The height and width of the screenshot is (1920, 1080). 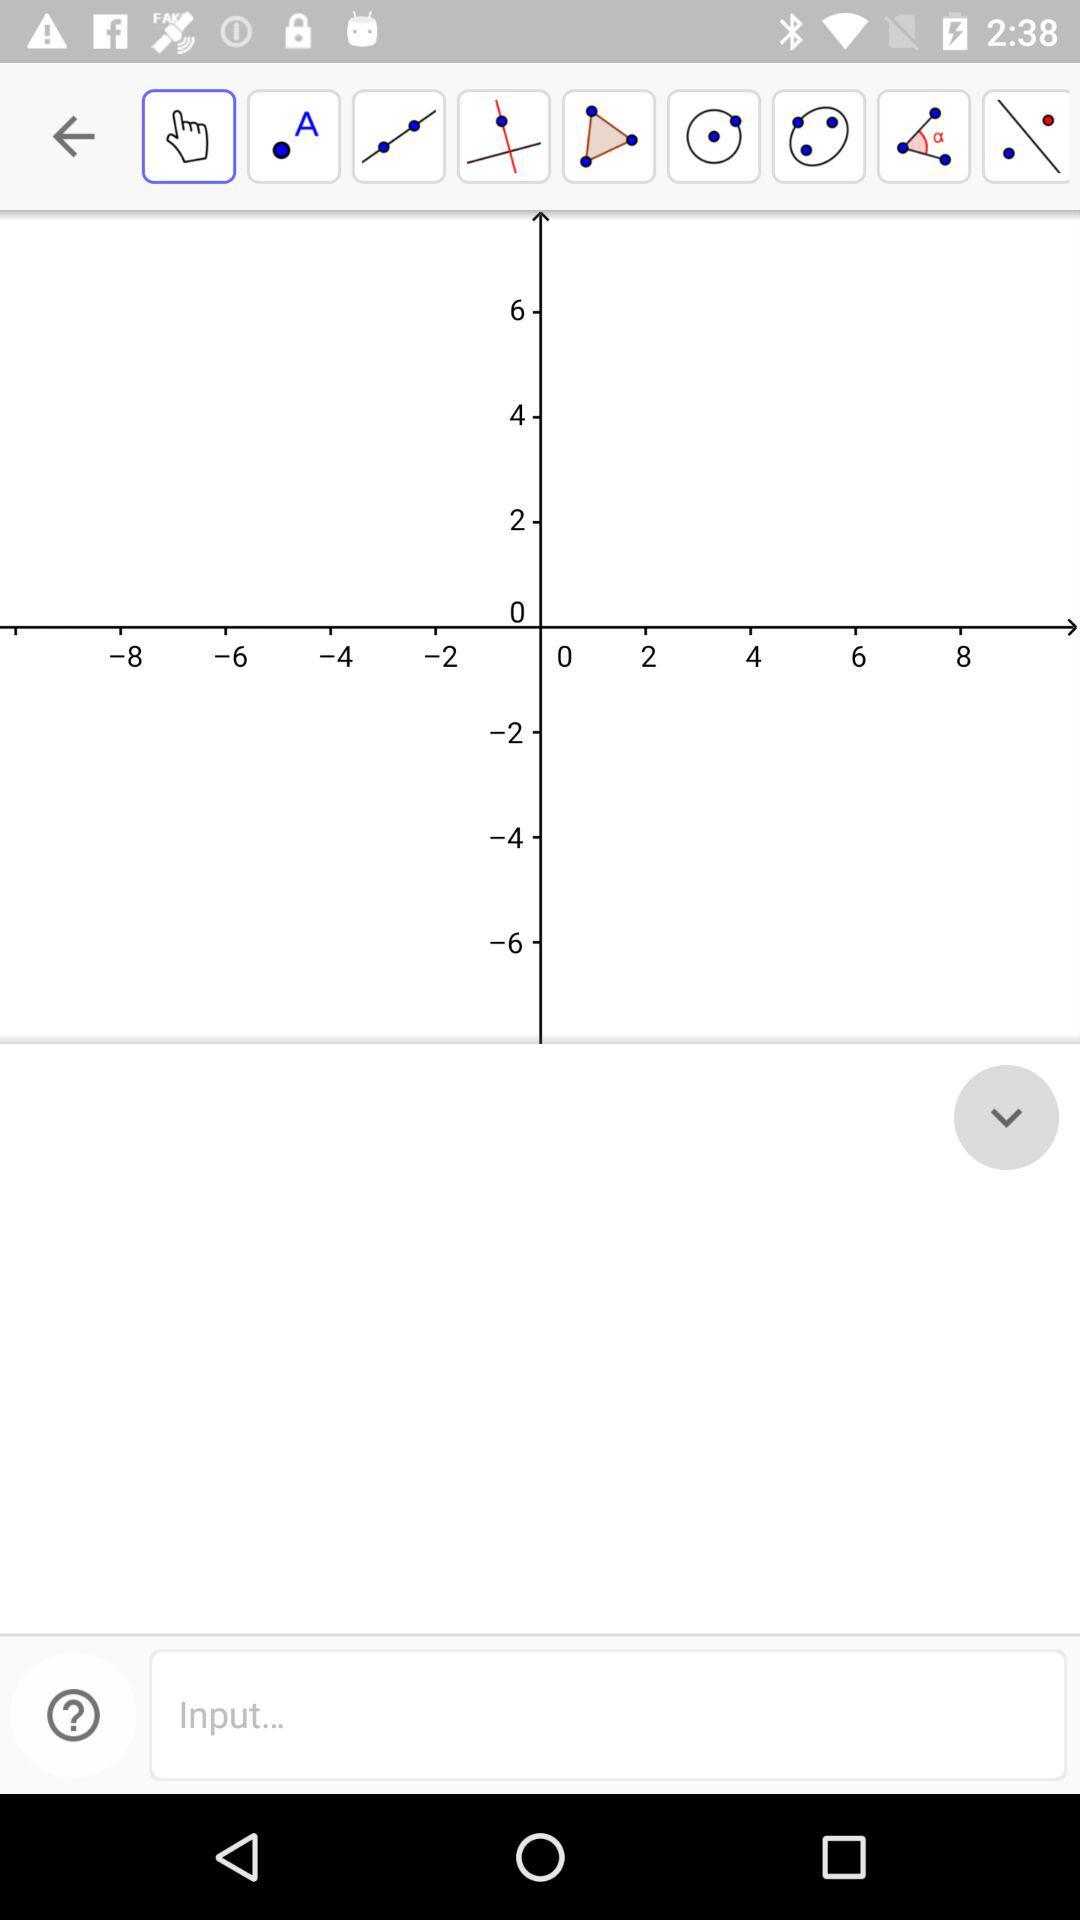 What do you see at coordinates (72, 1714) in the screenshot?
I see `the help icon` at bounding box center [72, 1714].